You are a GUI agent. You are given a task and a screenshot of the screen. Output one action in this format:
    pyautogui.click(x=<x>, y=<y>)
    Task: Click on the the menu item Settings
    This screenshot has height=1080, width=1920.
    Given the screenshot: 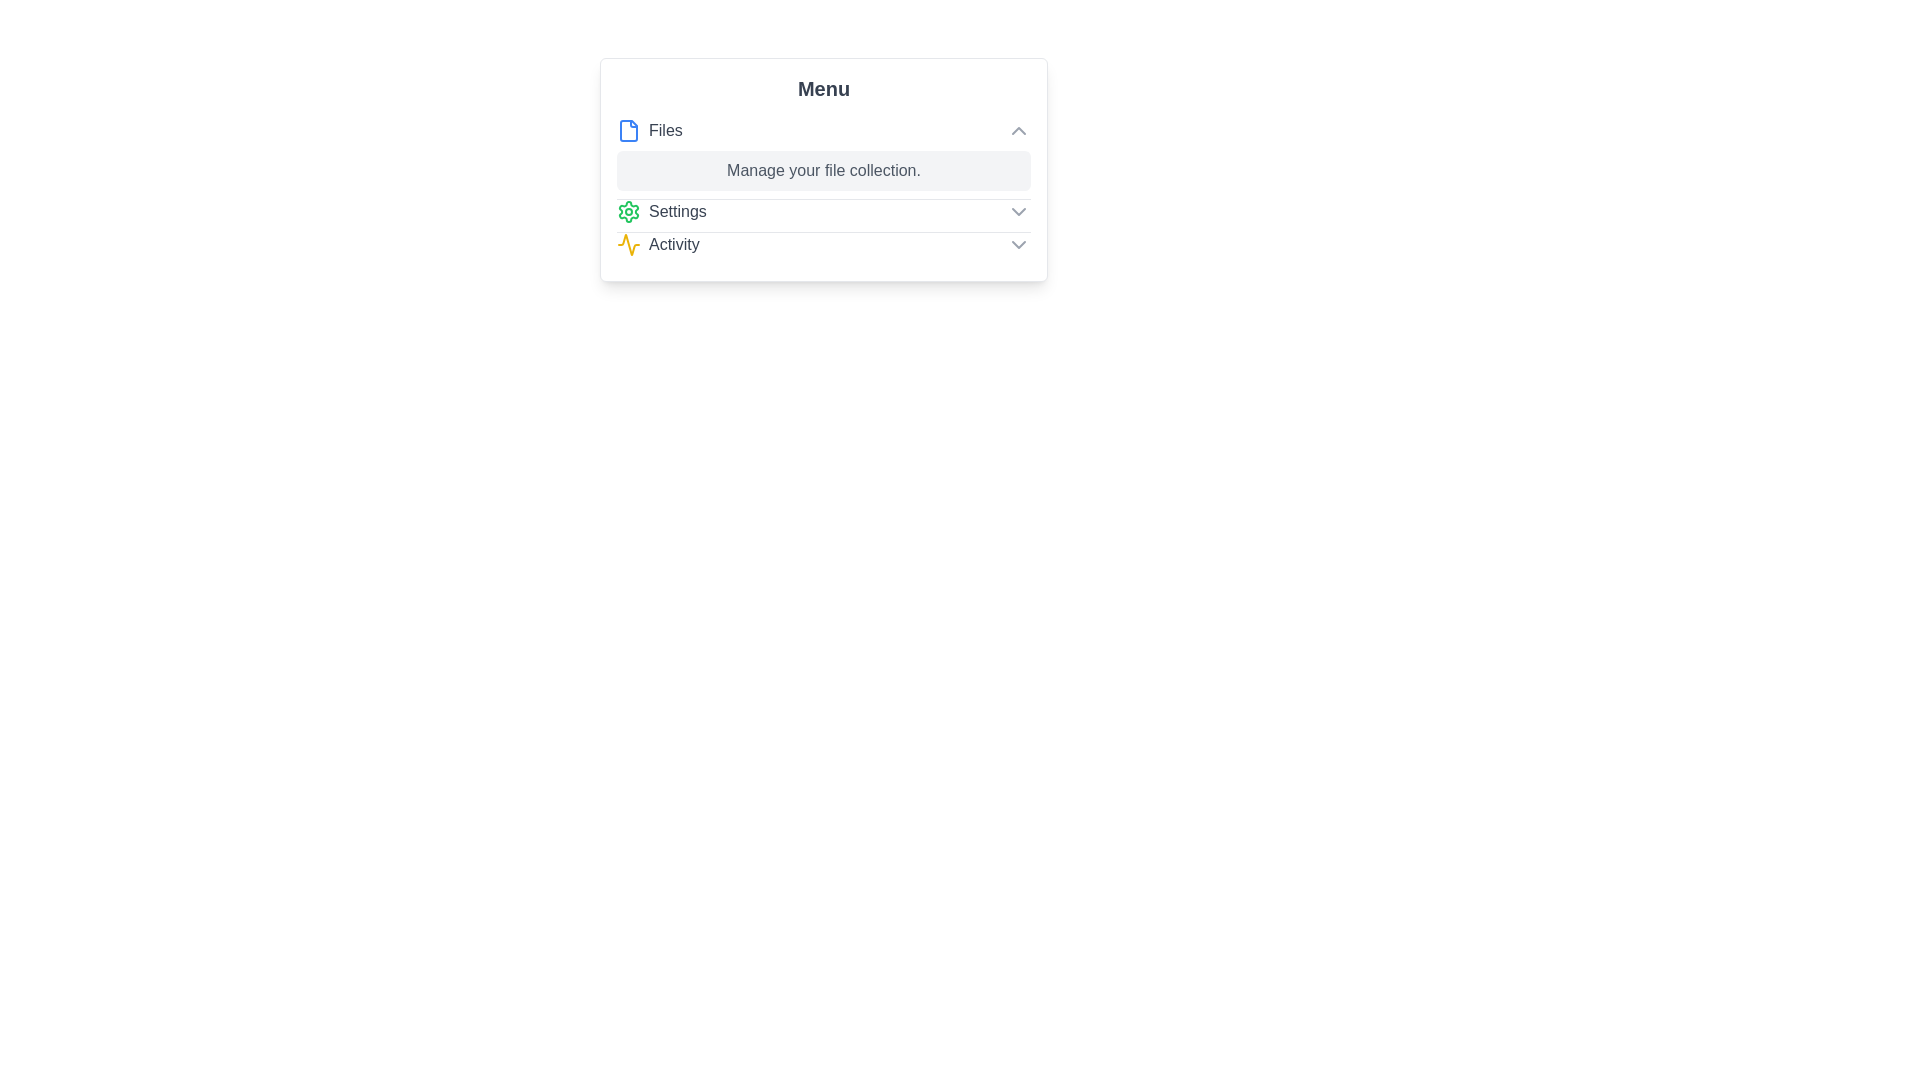 What is the action you would take?
    pyautogui.click(x=824, y=212)
    